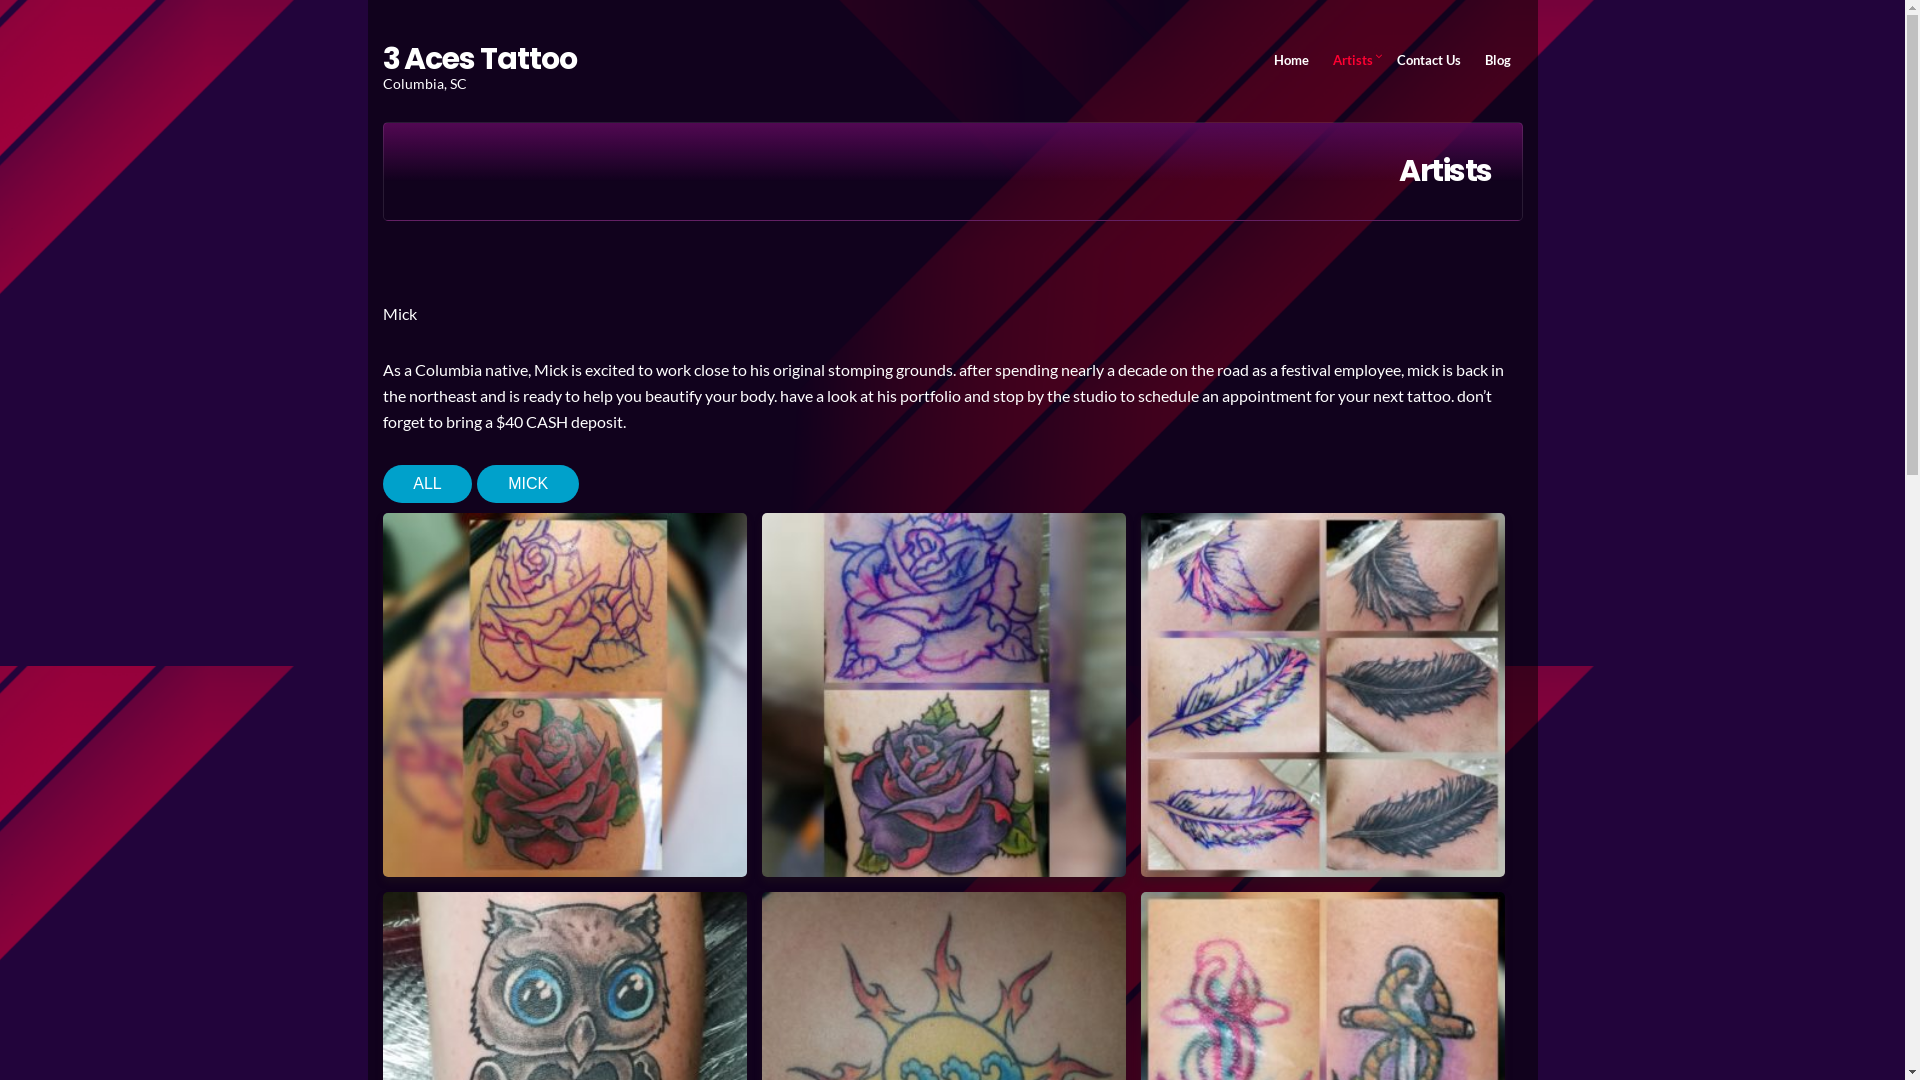 The width and height of the screenshot is (1920, 1080). I want to click on 'Contact Us', so click(1427, 59).